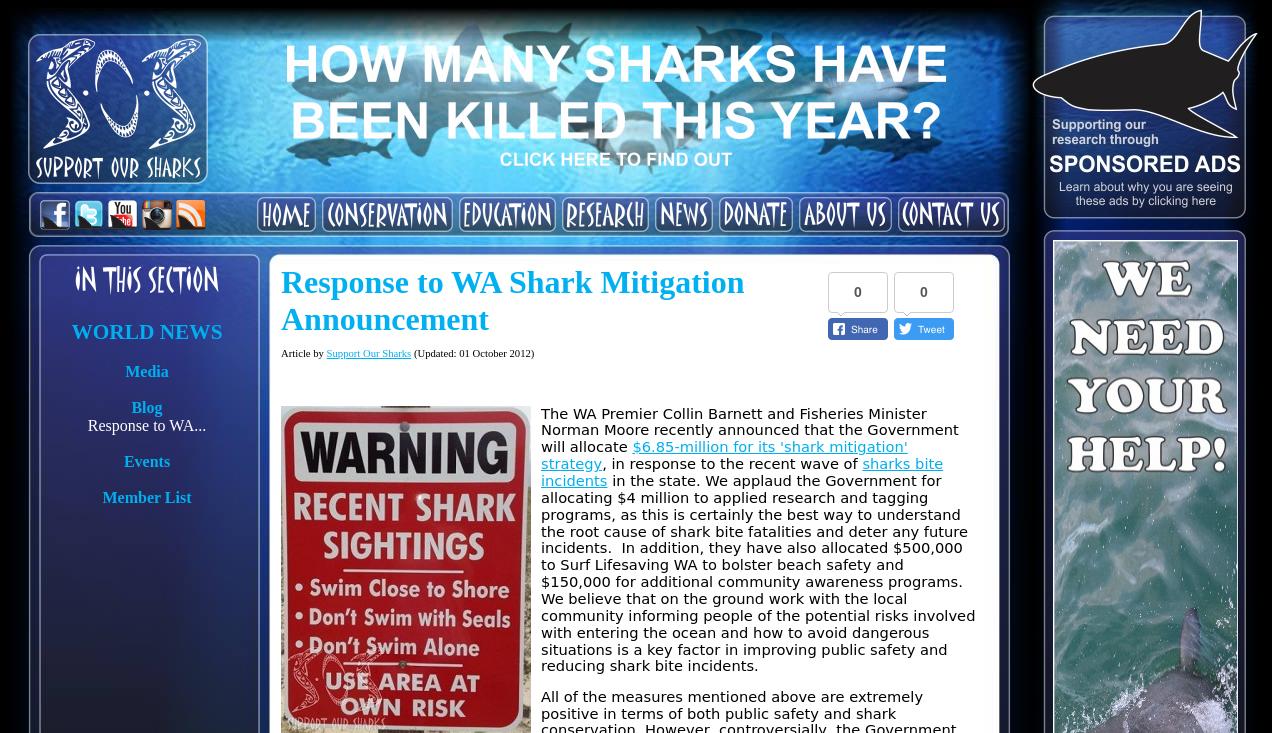  I want to click on ', in response 
			to the recent wave of', so click(732, 462).